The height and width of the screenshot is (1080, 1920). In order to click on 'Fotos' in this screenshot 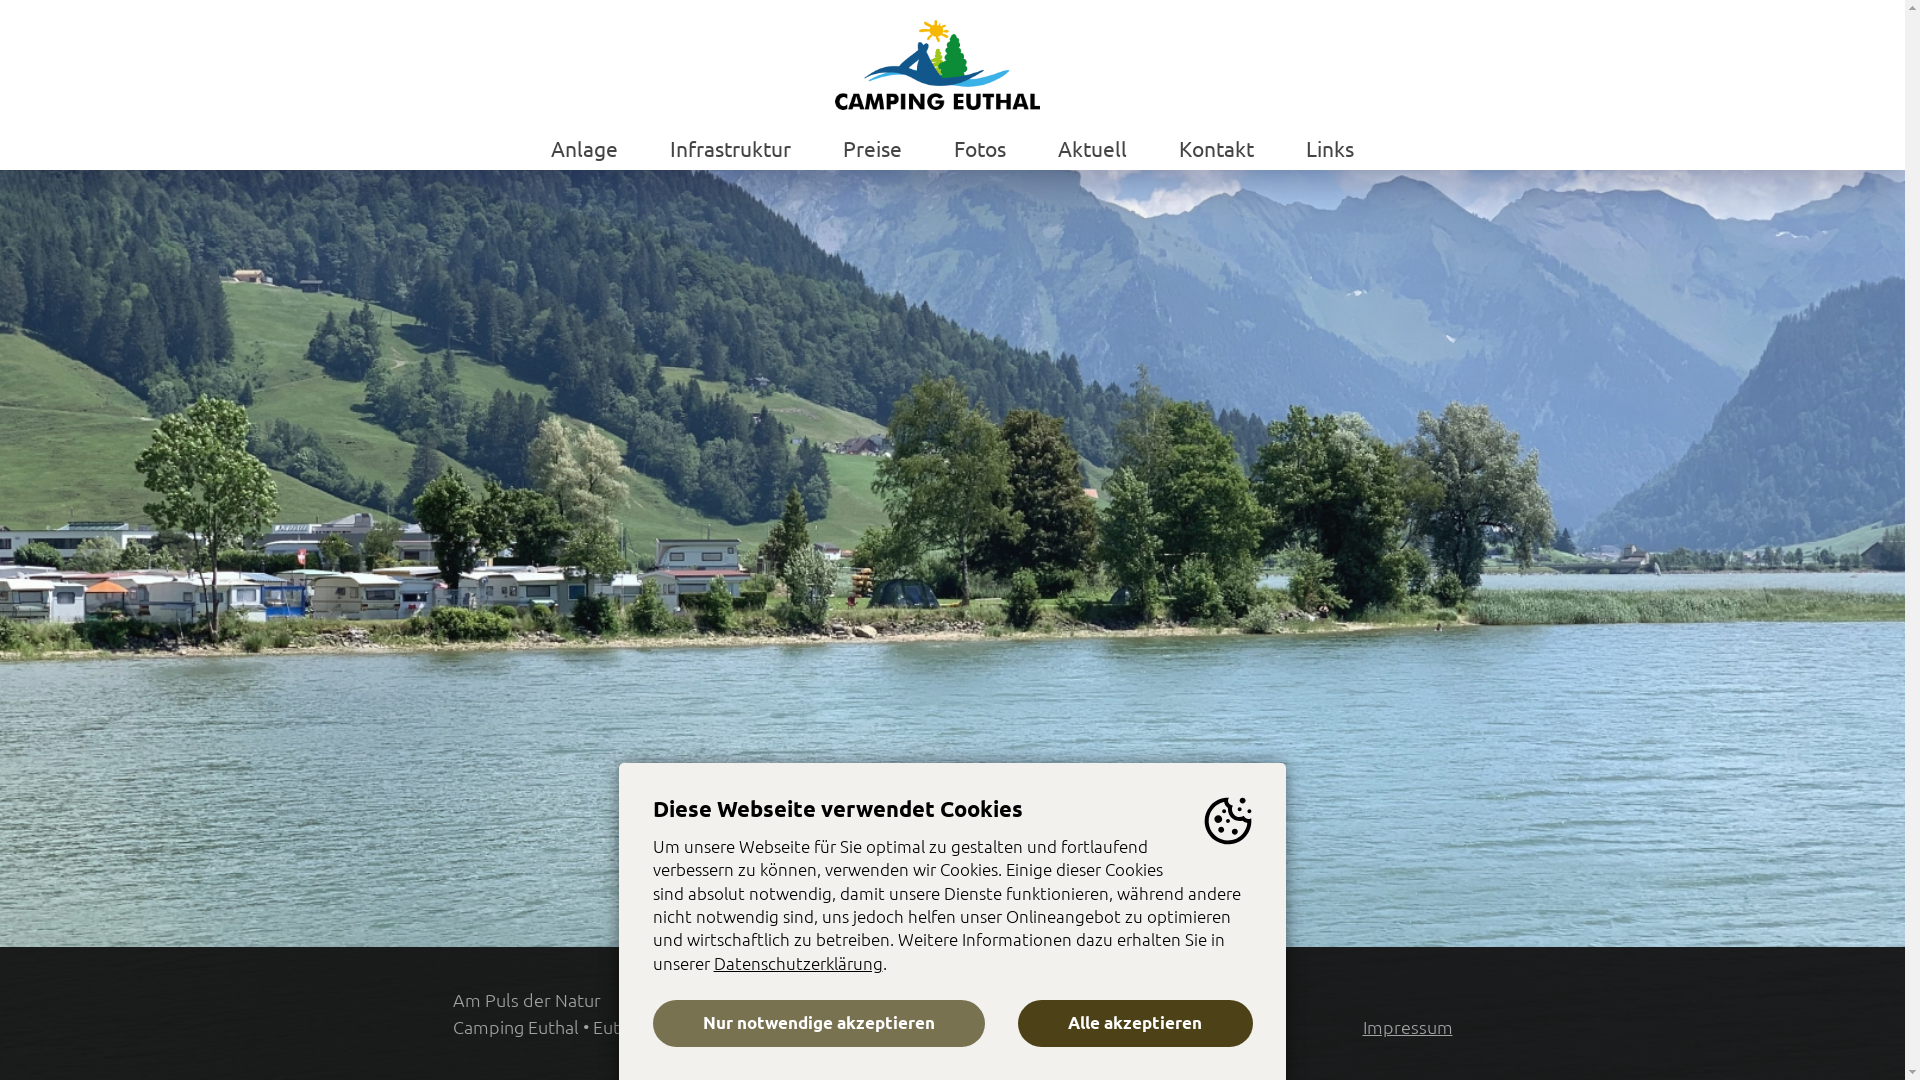, I will do `click(953, 146)`.